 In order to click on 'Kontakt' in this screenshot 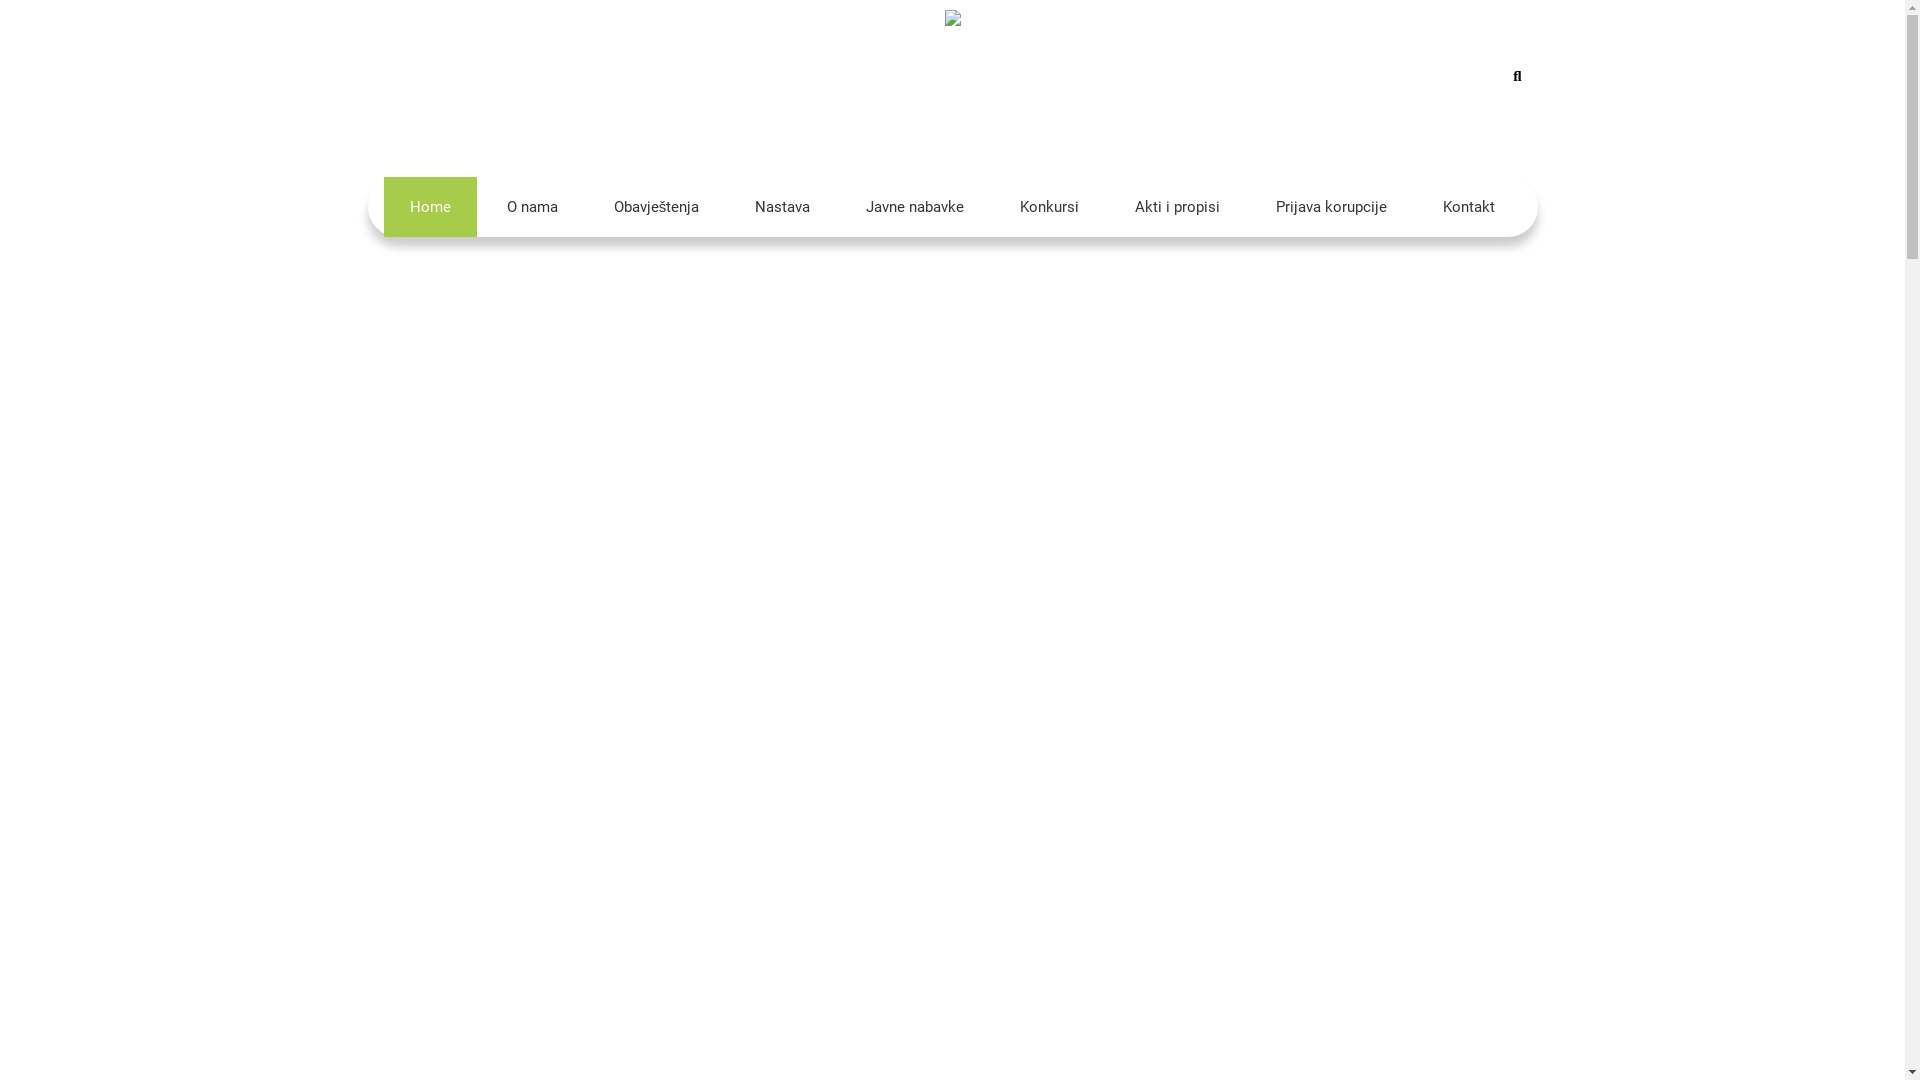, I will do `click(1468, 207)`.